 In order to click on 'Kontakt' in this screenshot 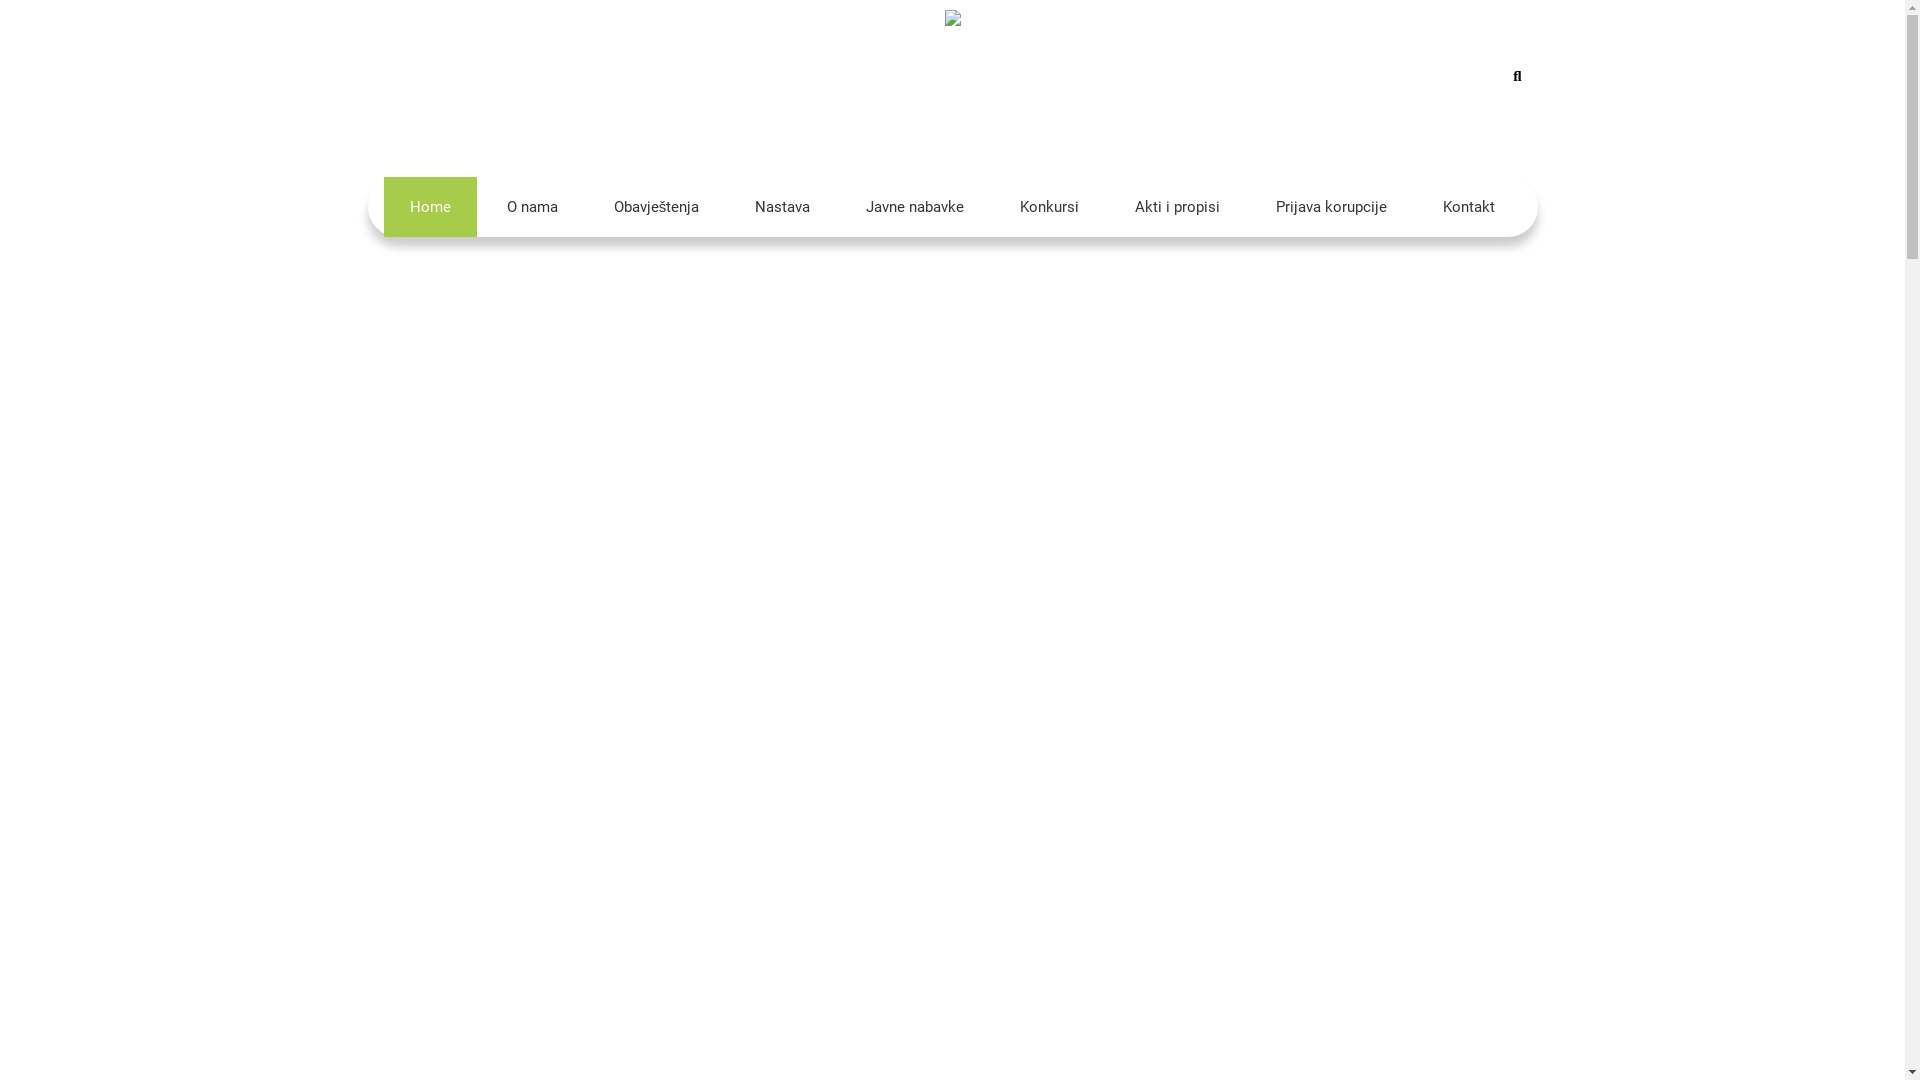, I will do `click(1468, 207)`.